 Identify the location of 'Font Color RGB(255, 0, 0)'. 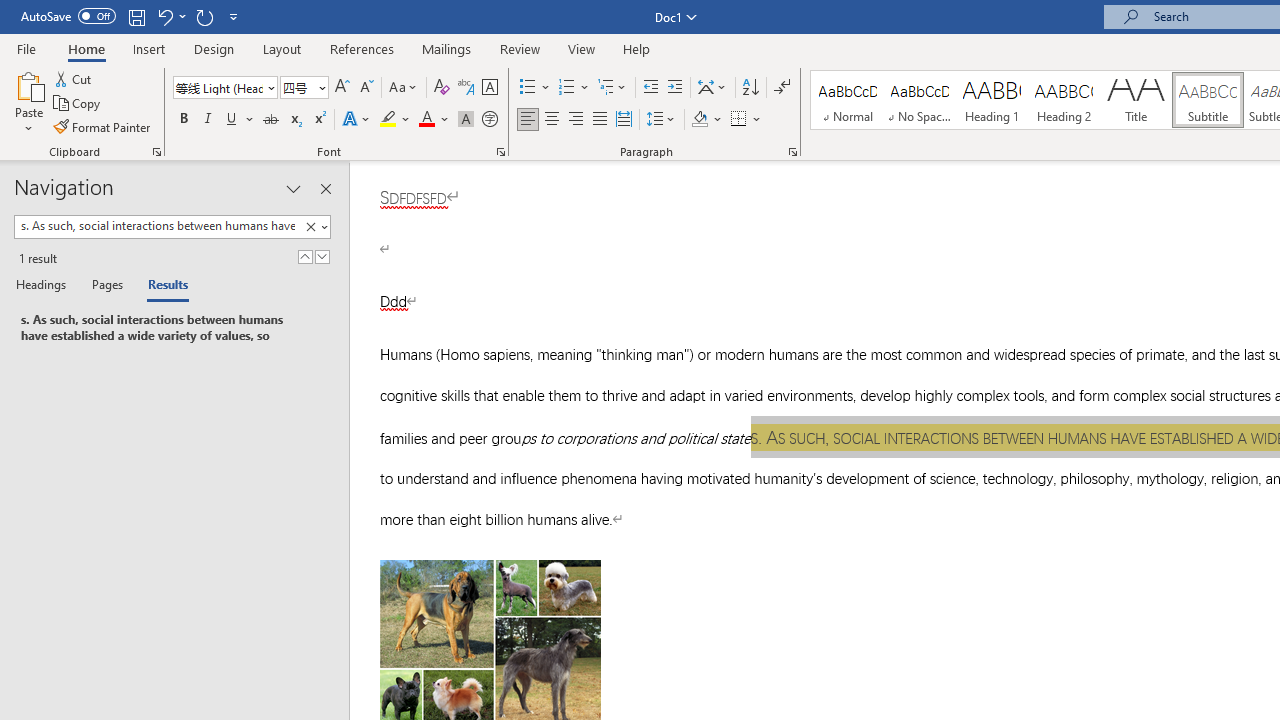
(425, 119).